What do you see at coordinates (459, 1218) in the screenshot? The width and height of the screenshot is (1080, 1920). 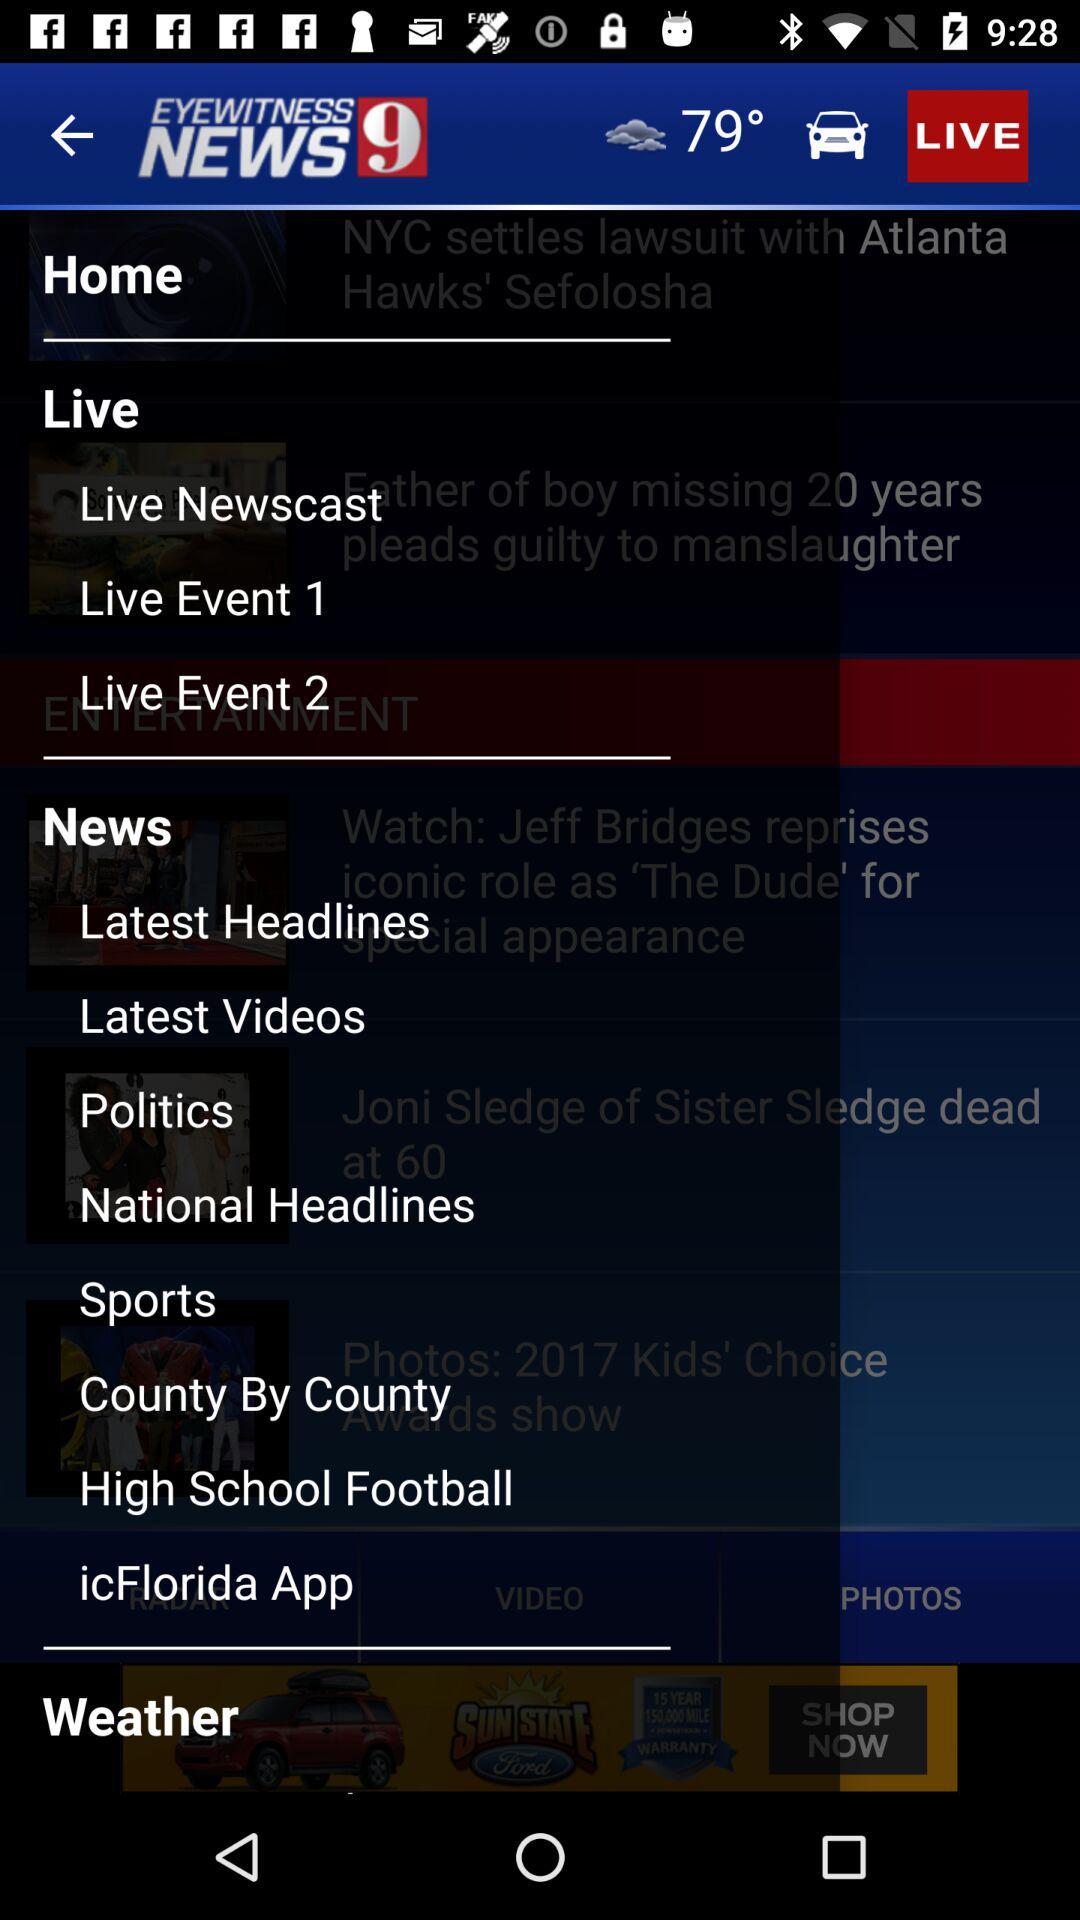 I see `the fourth option under news` at bounding box center [459, 1218].